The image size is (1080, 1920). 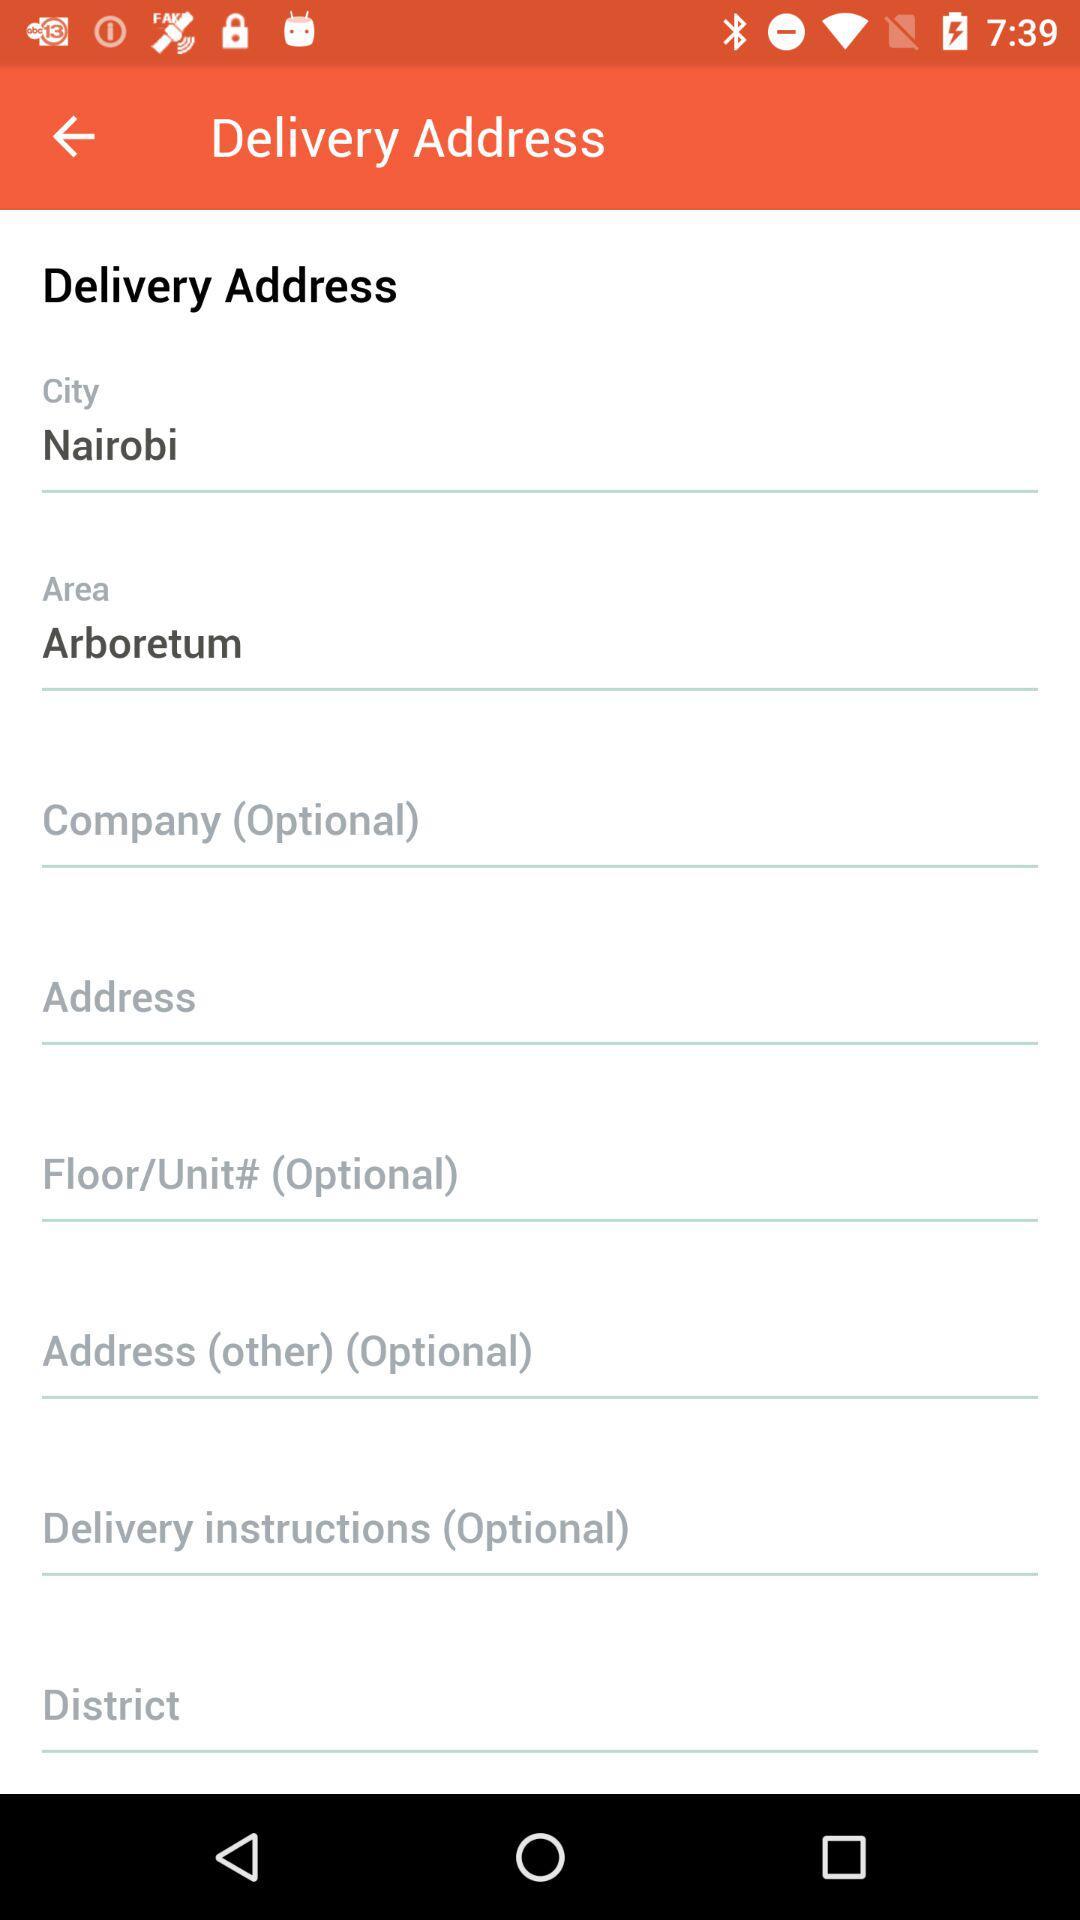 I want to click on item above the arboretum icon, so click(x=540, y=403).